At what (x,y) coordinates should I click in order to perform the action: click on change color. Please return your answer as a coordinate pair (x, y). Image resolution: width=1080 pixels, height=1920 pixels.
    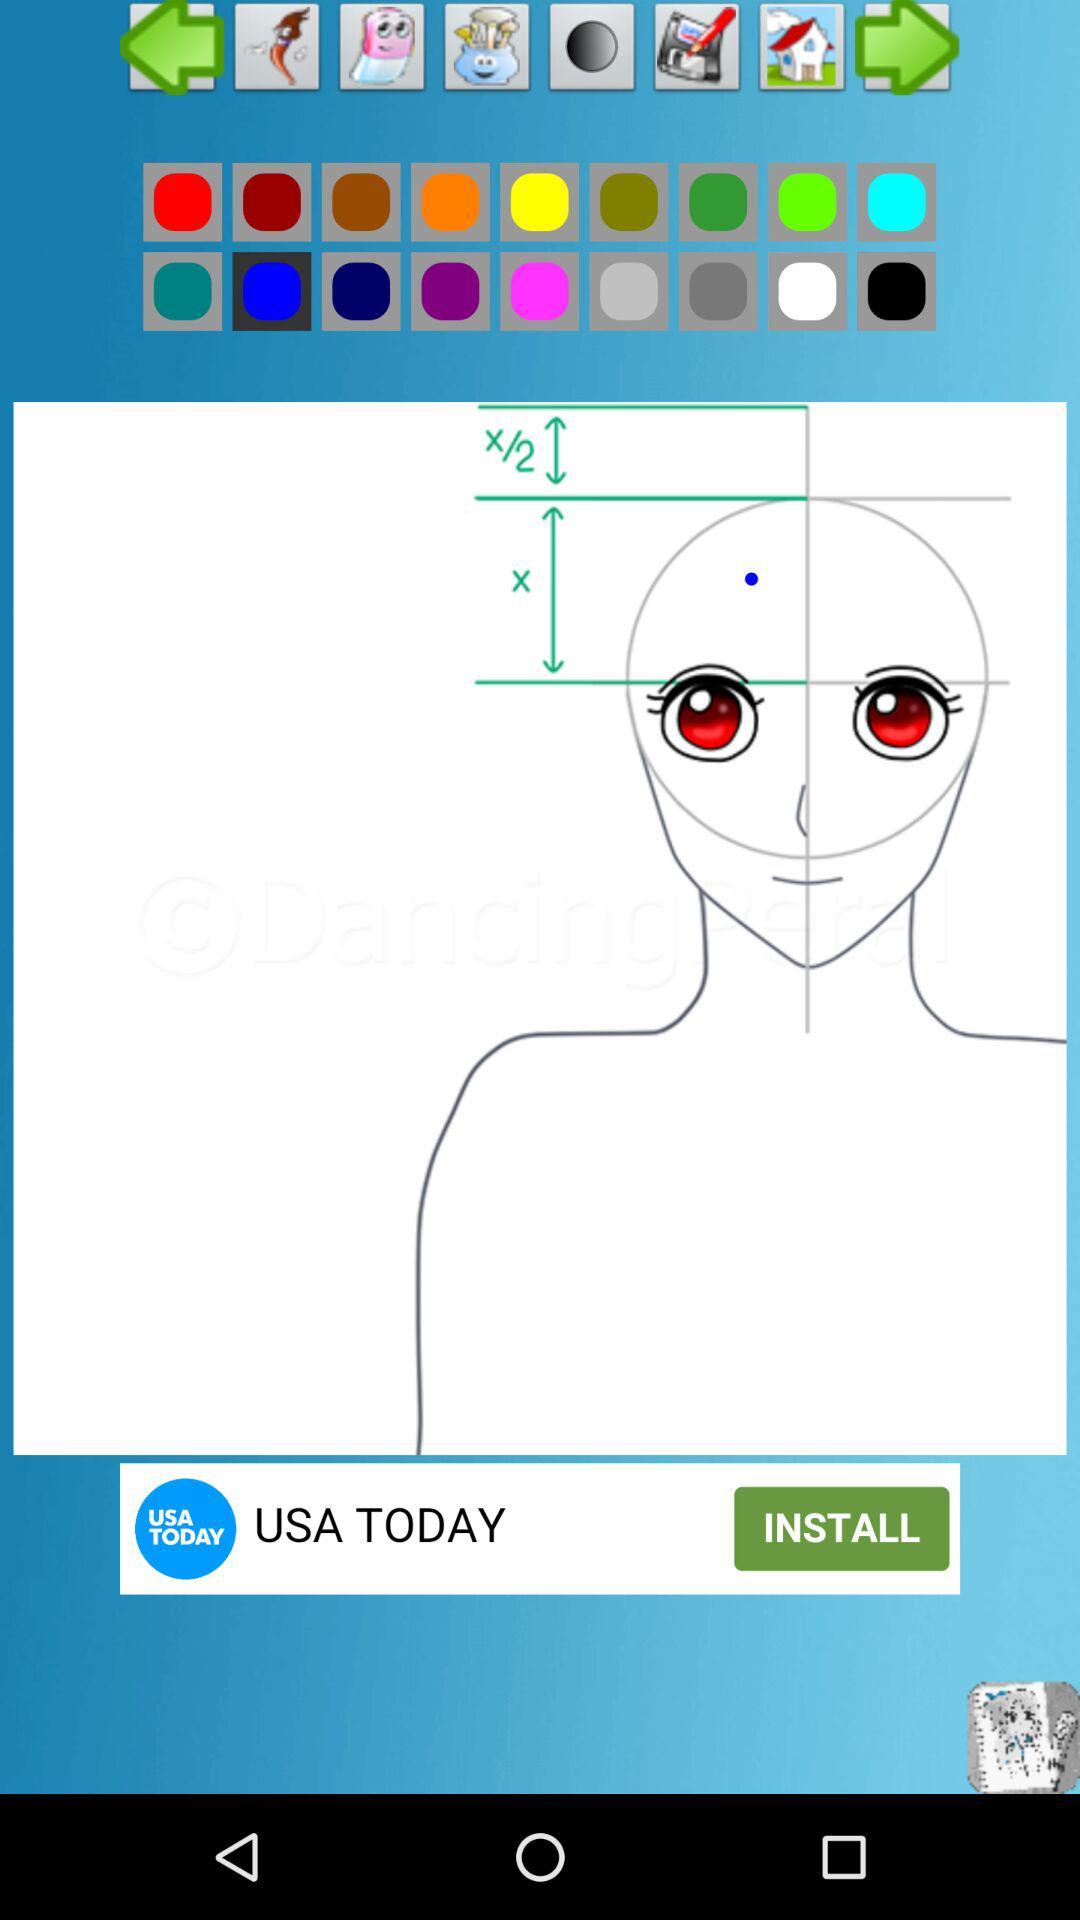
    Looking at the image, I should click on (538, 290).